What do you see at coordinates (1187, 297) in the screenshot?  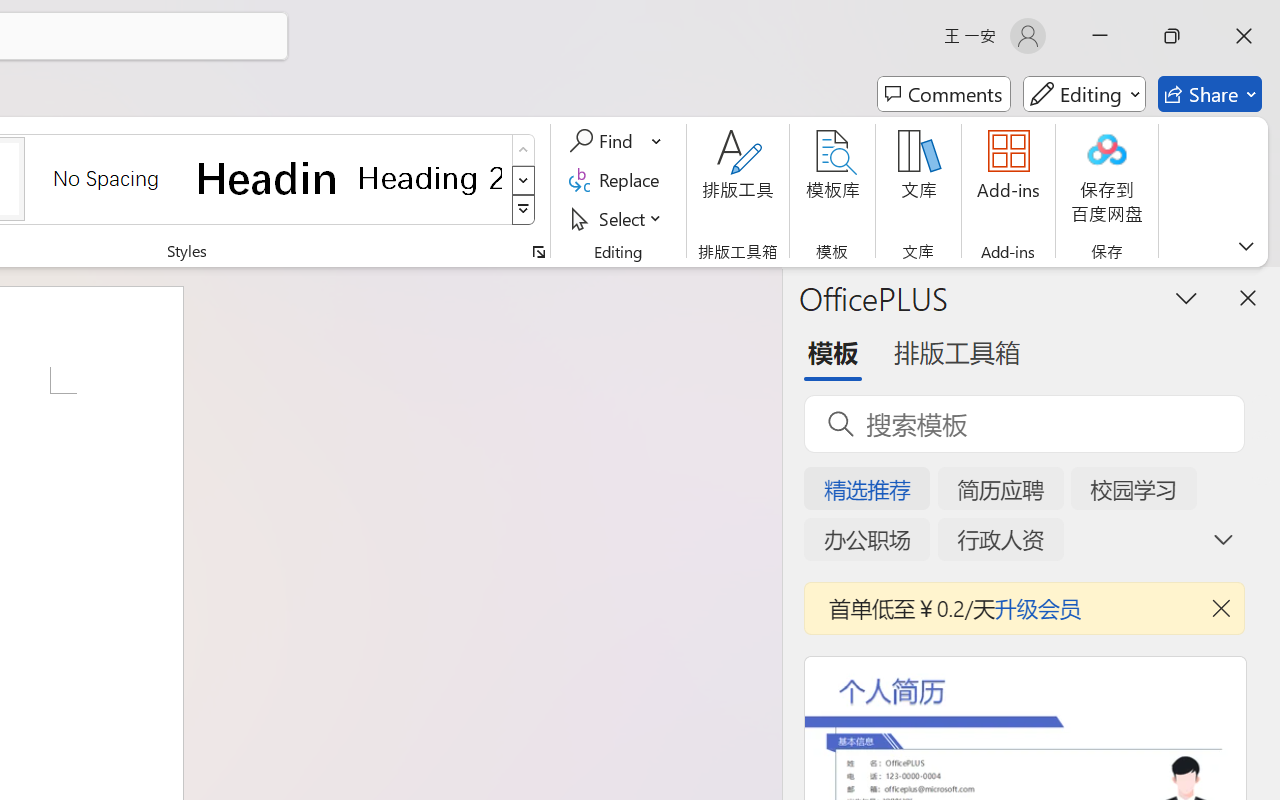 I see `'Task Pane Options'` at bounding box center [1187, 297].